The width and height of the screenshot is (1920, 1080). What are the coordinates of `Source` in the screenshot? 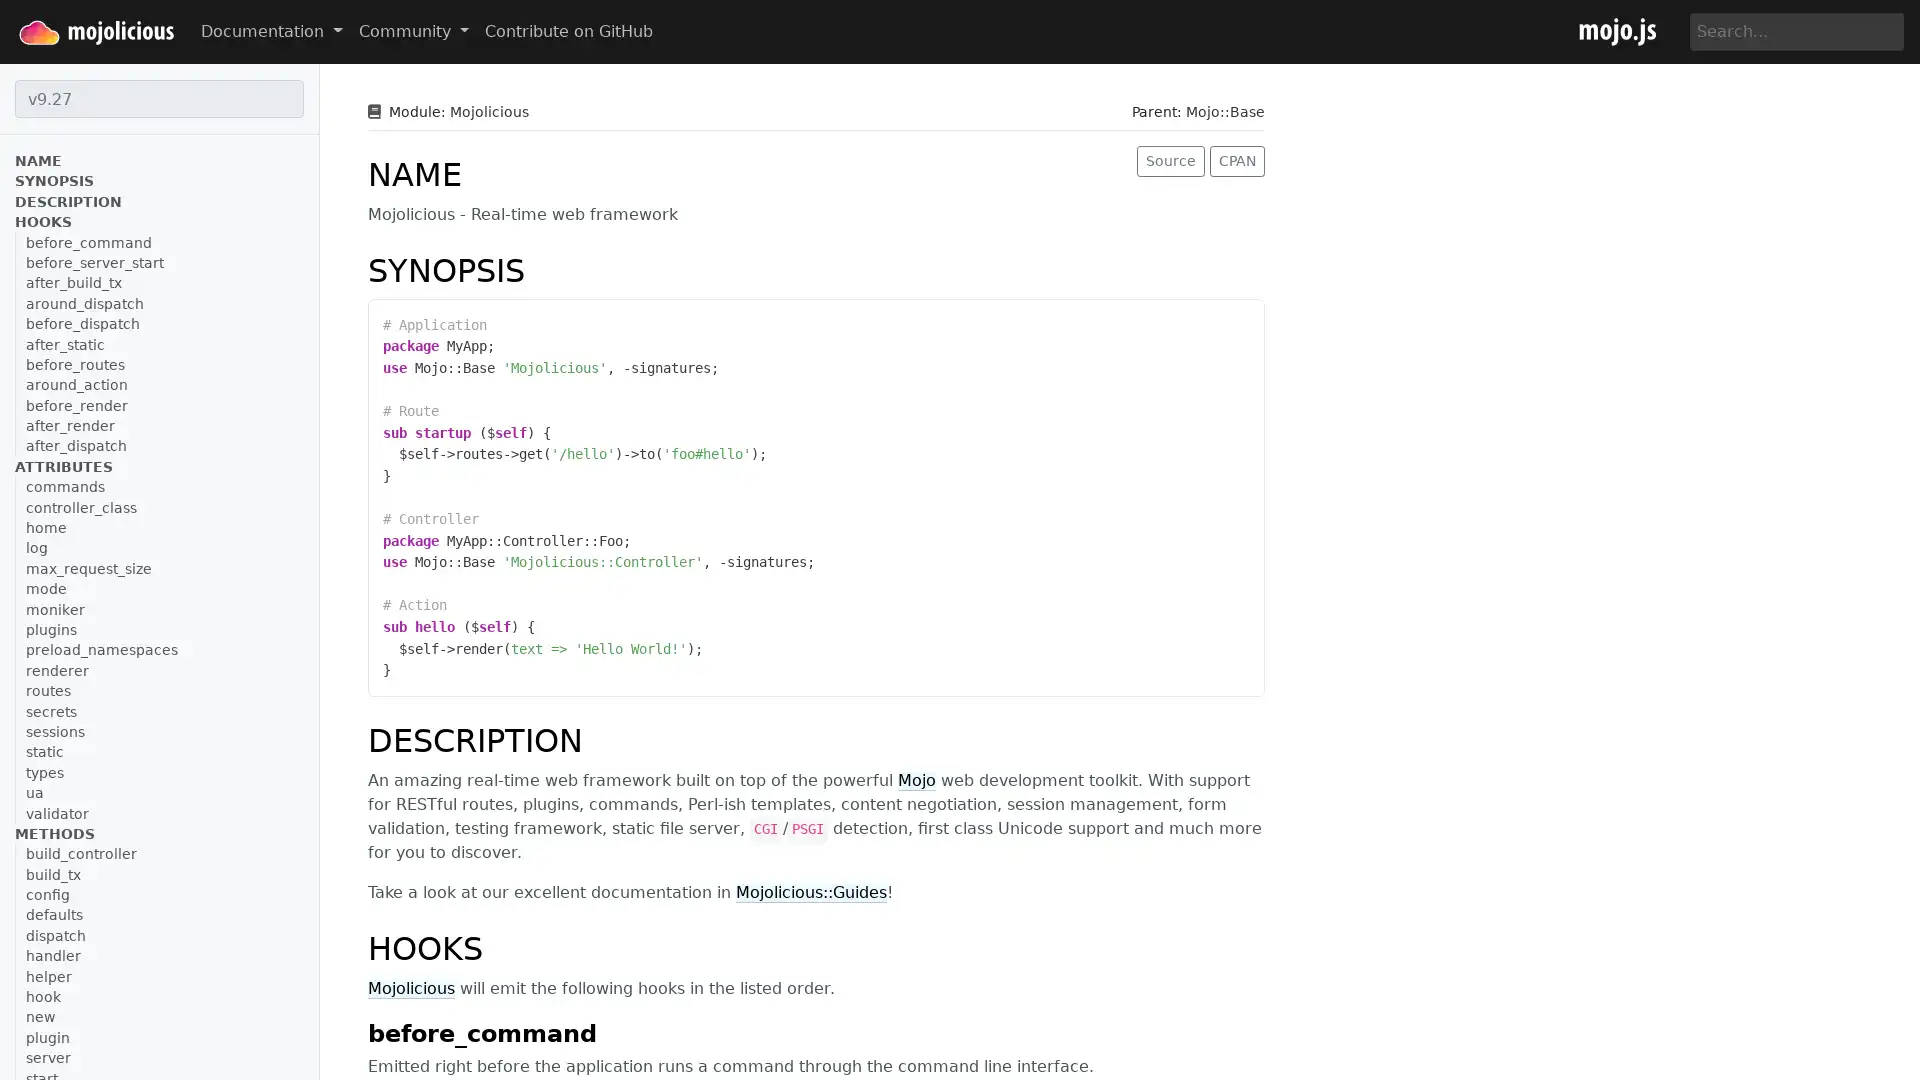 It's located at (1171, 159).